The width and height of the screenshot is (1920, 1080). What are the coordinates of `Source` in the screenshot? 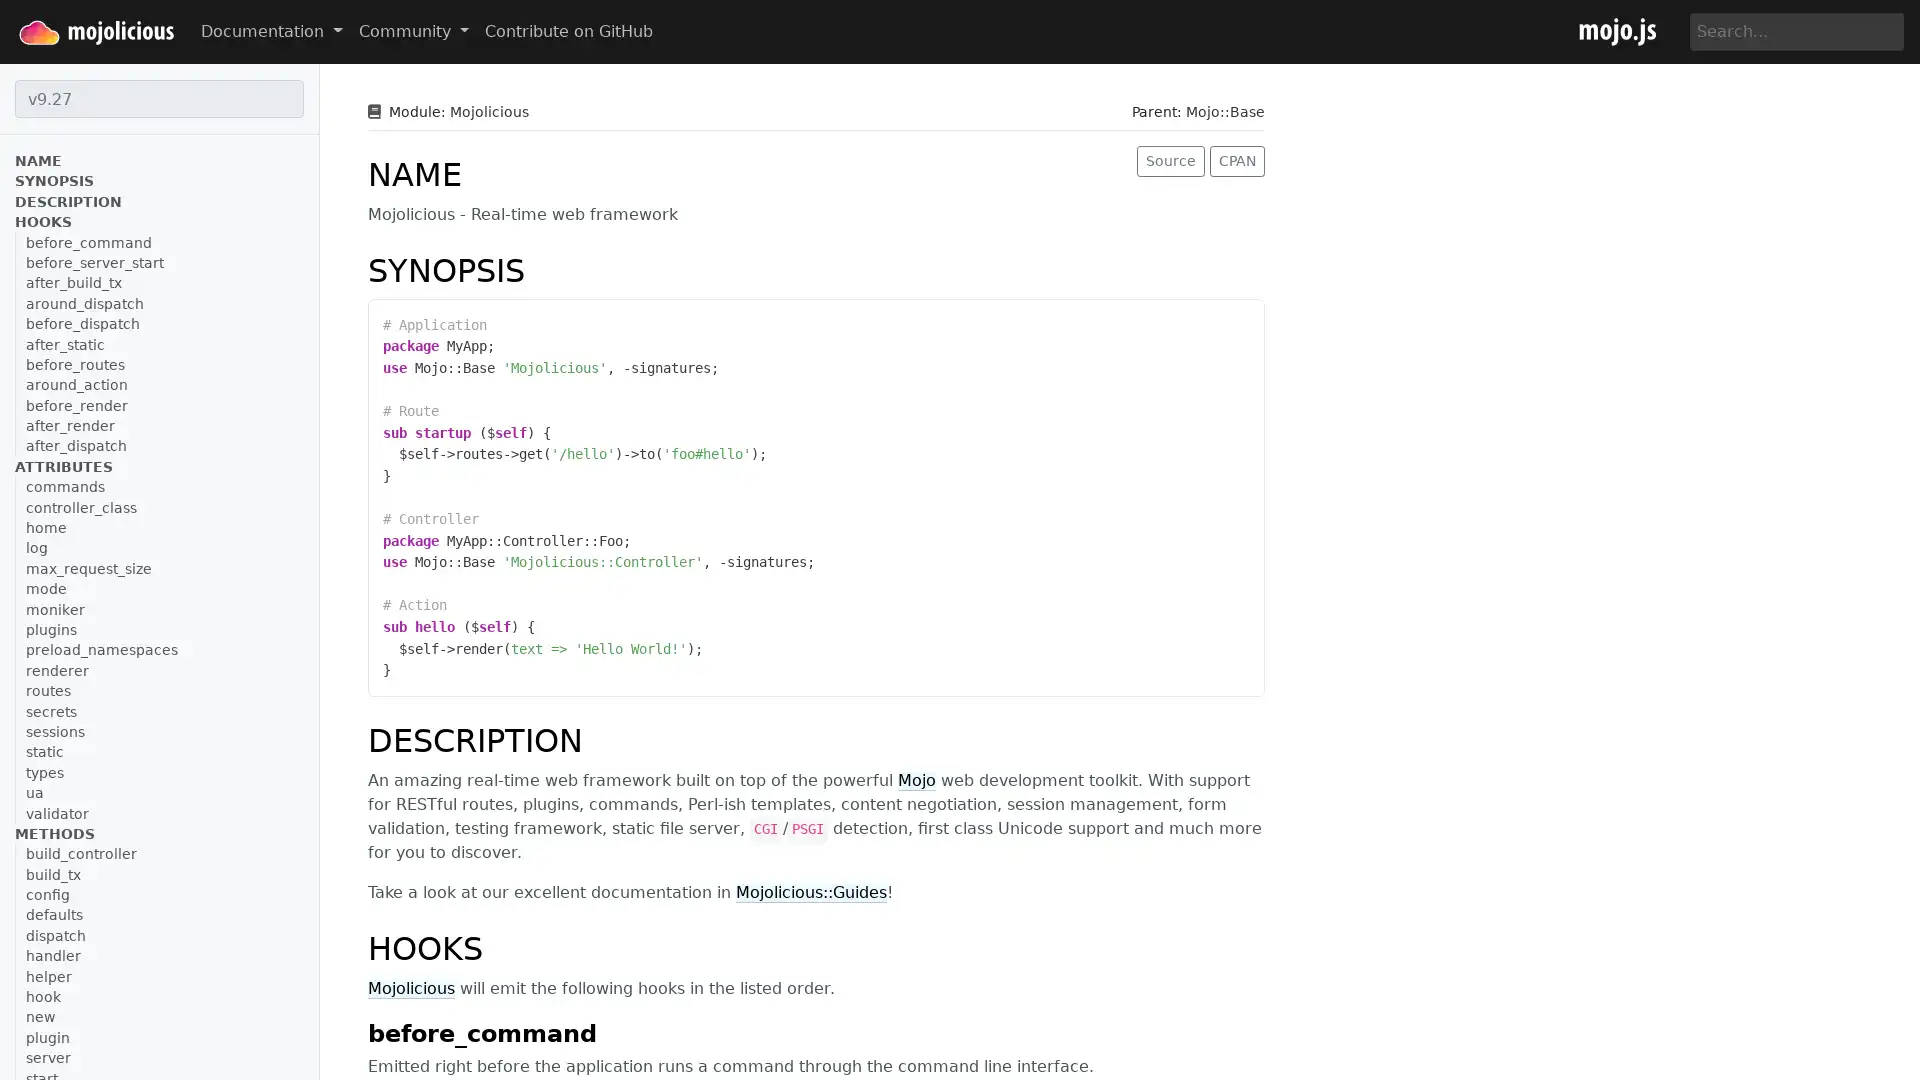 It's located at (1171, 159).